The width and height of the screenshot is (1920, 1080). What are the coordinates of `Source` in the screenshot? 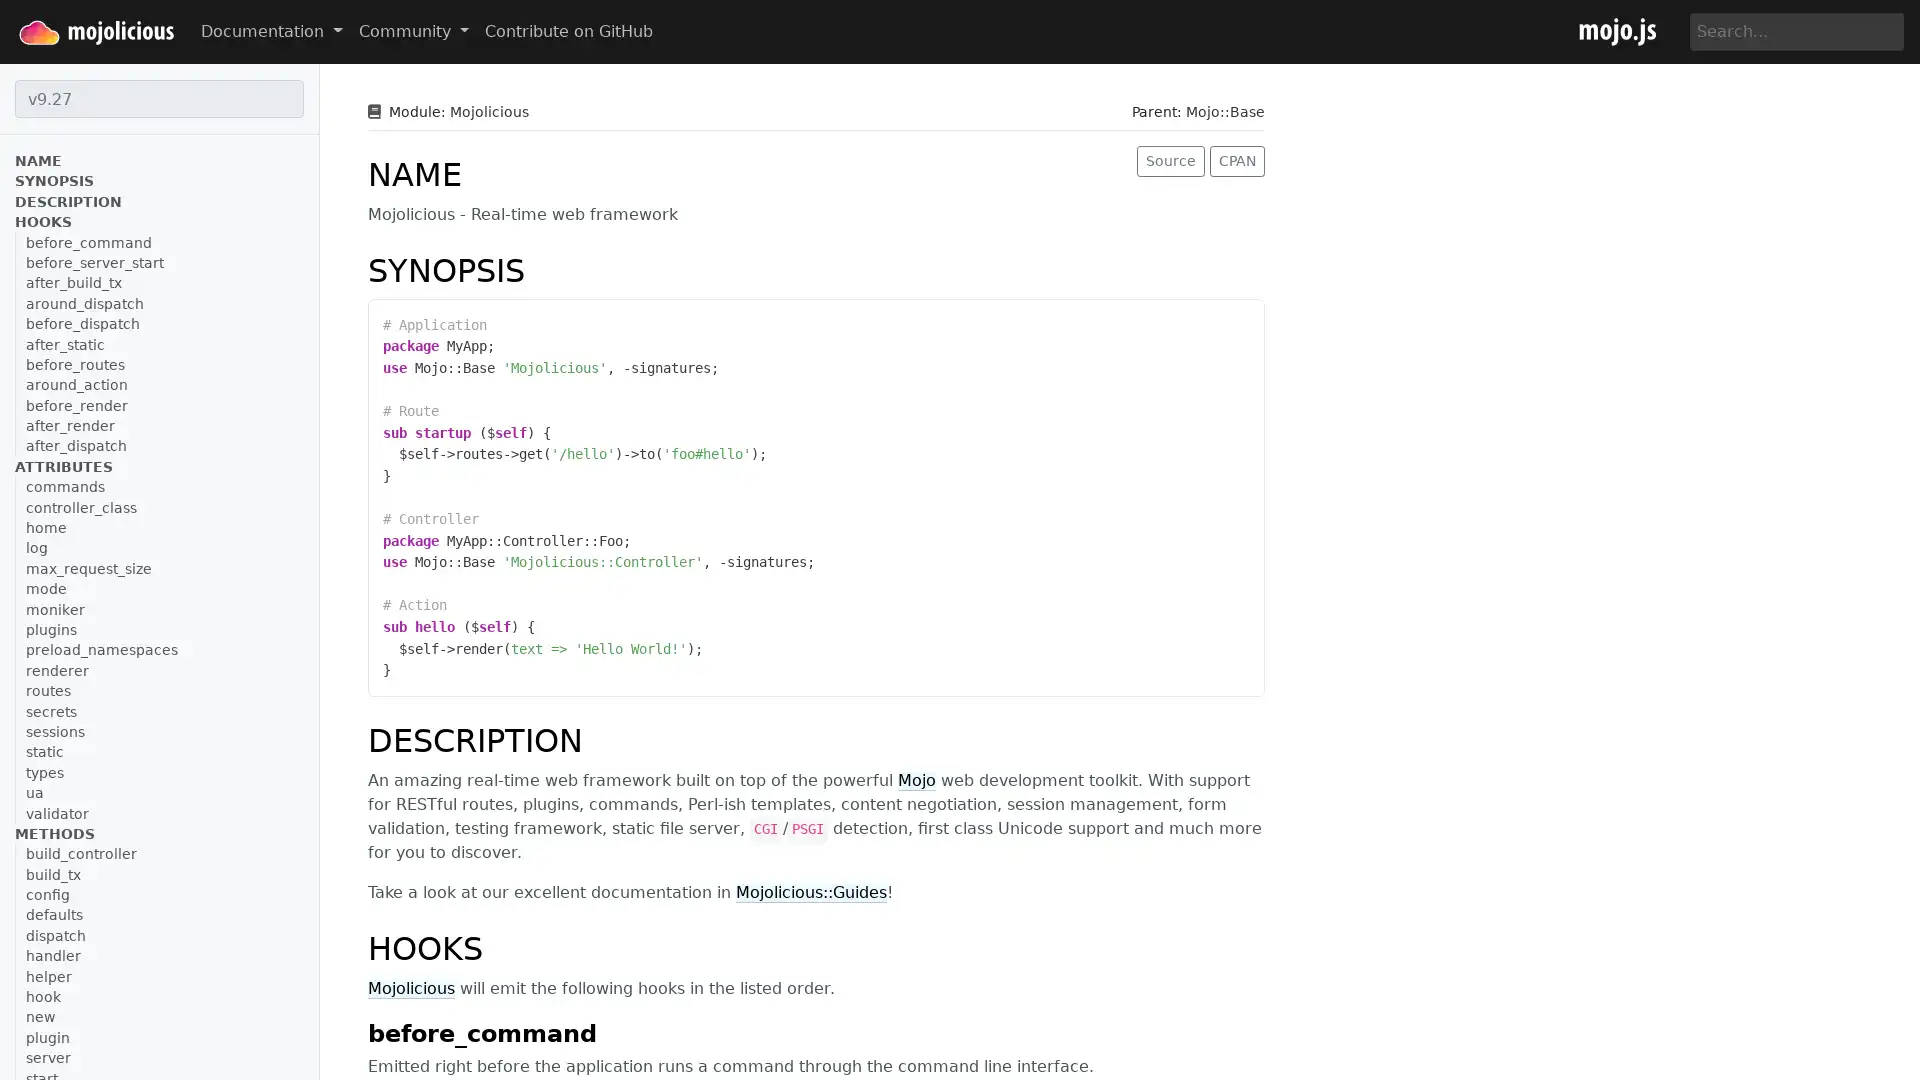 It's located at (1171, 159).